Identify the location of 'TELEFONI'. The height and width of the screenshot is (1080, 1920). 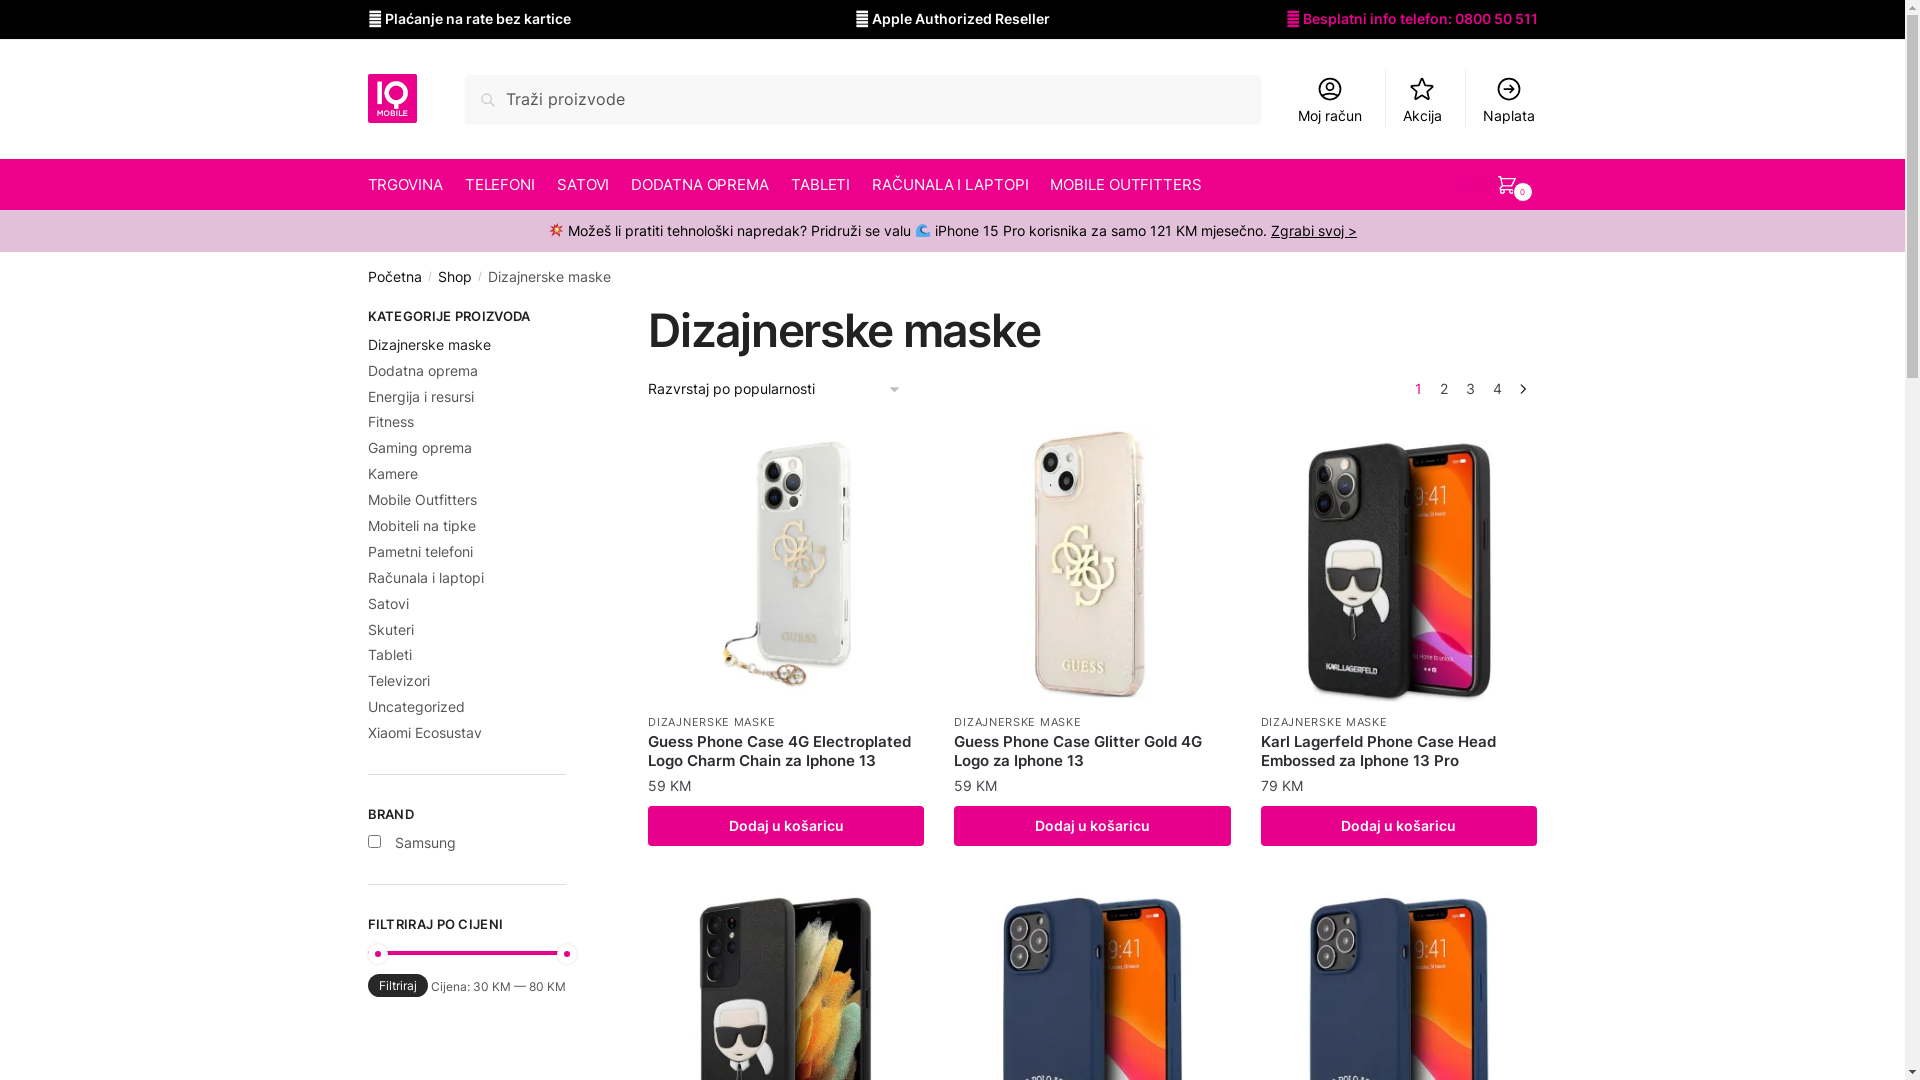
(499, 185).